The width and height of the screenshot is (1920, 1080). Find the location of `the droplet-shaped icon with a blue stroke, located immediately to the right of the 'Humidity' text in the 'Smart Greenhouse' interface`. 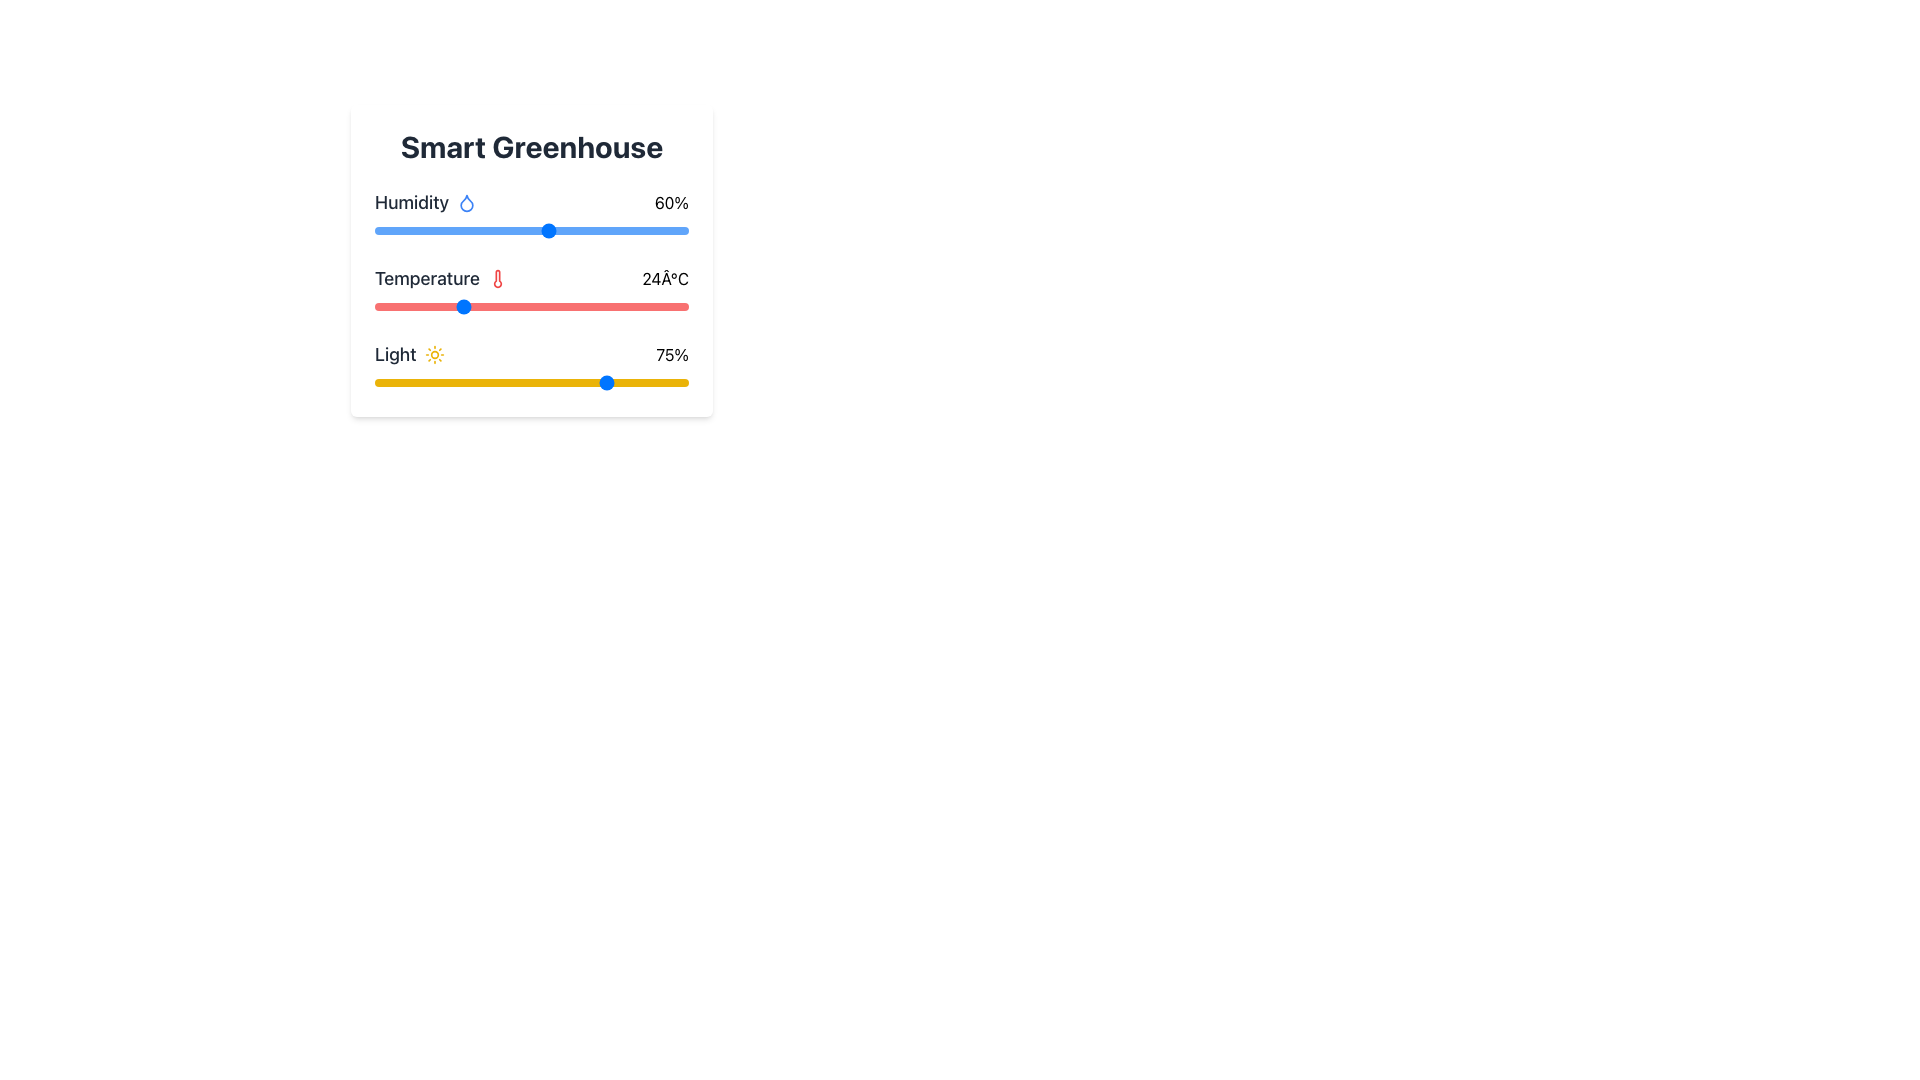

the droplet-shaped icon with a blue stroke, located immediately to the right of the 'Humidity' text in the 'Smart Greenhouse' interface is located at coordinates (466, 203).